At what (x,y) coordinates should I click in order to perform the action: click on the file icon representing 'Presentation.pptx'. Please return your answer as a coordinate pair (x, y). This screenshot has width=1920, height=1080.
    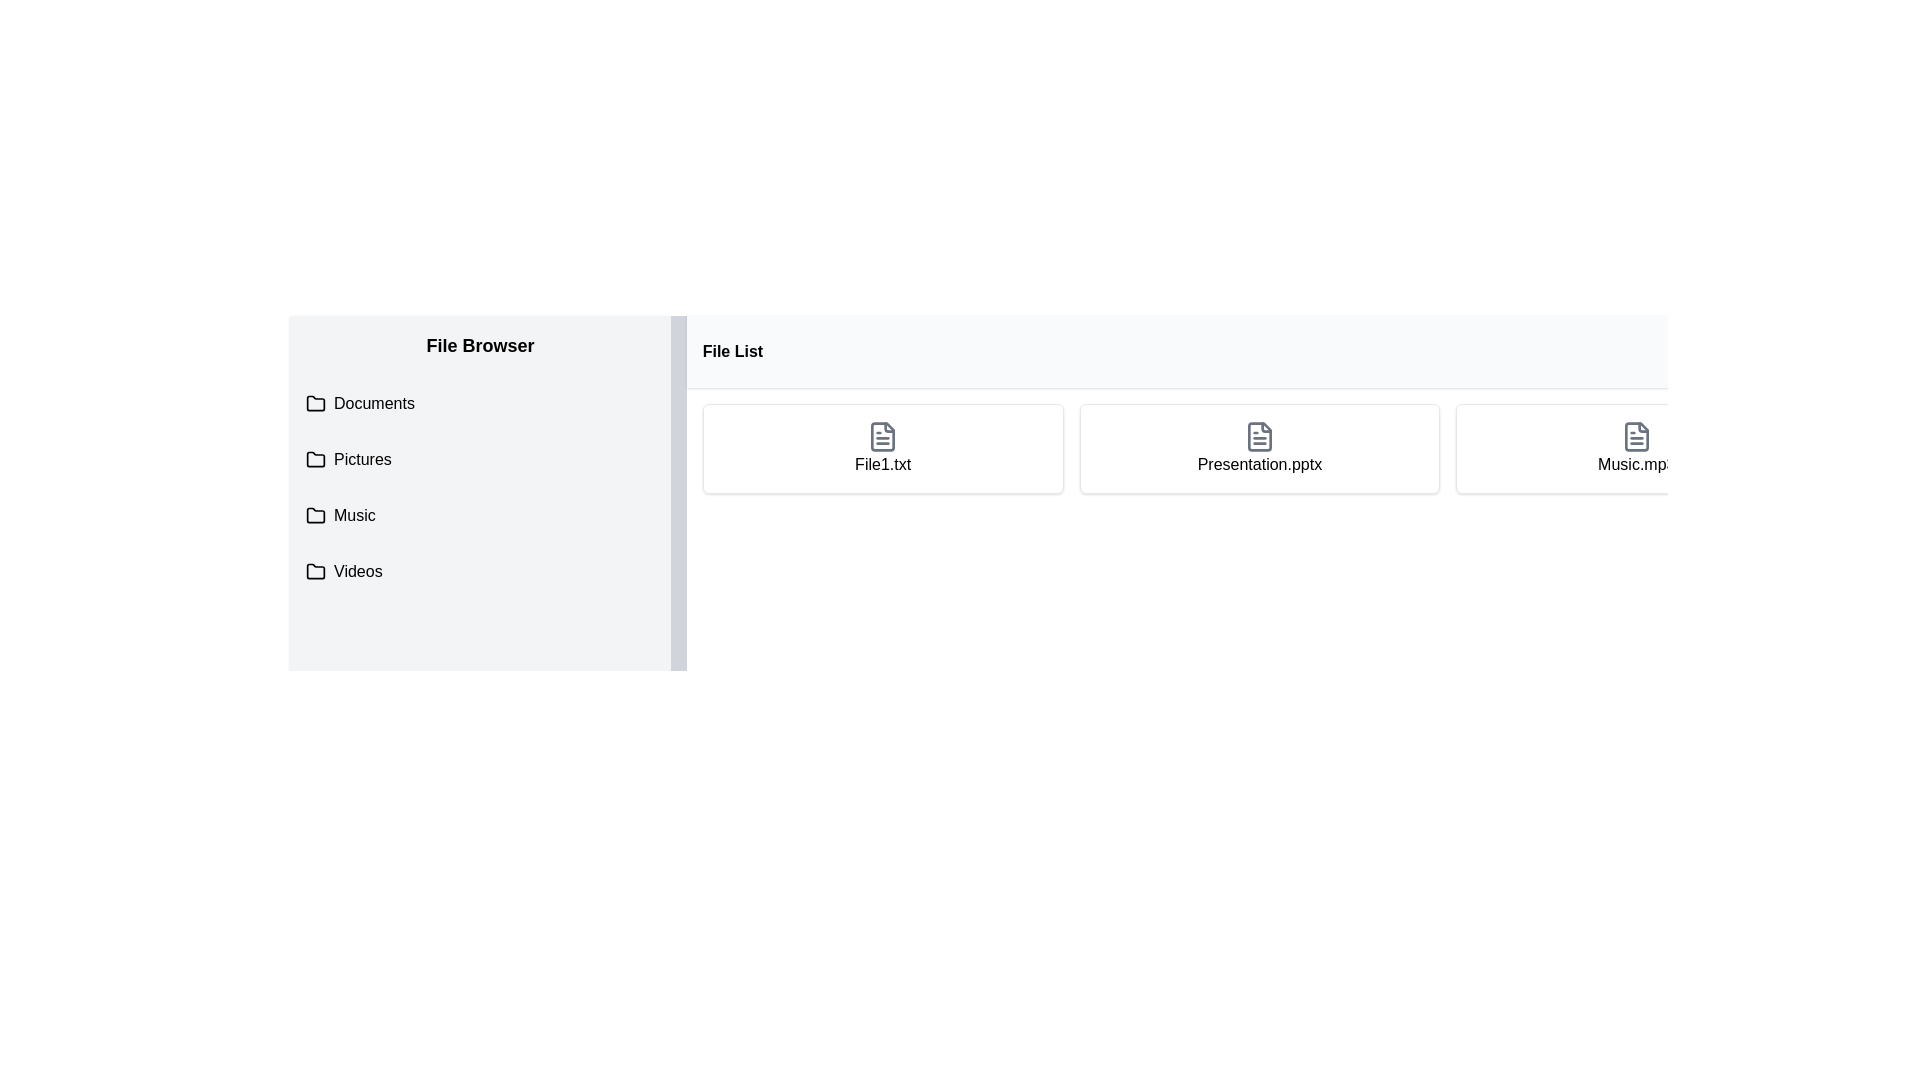
    Looking at the image, I should click on (1258, 435).